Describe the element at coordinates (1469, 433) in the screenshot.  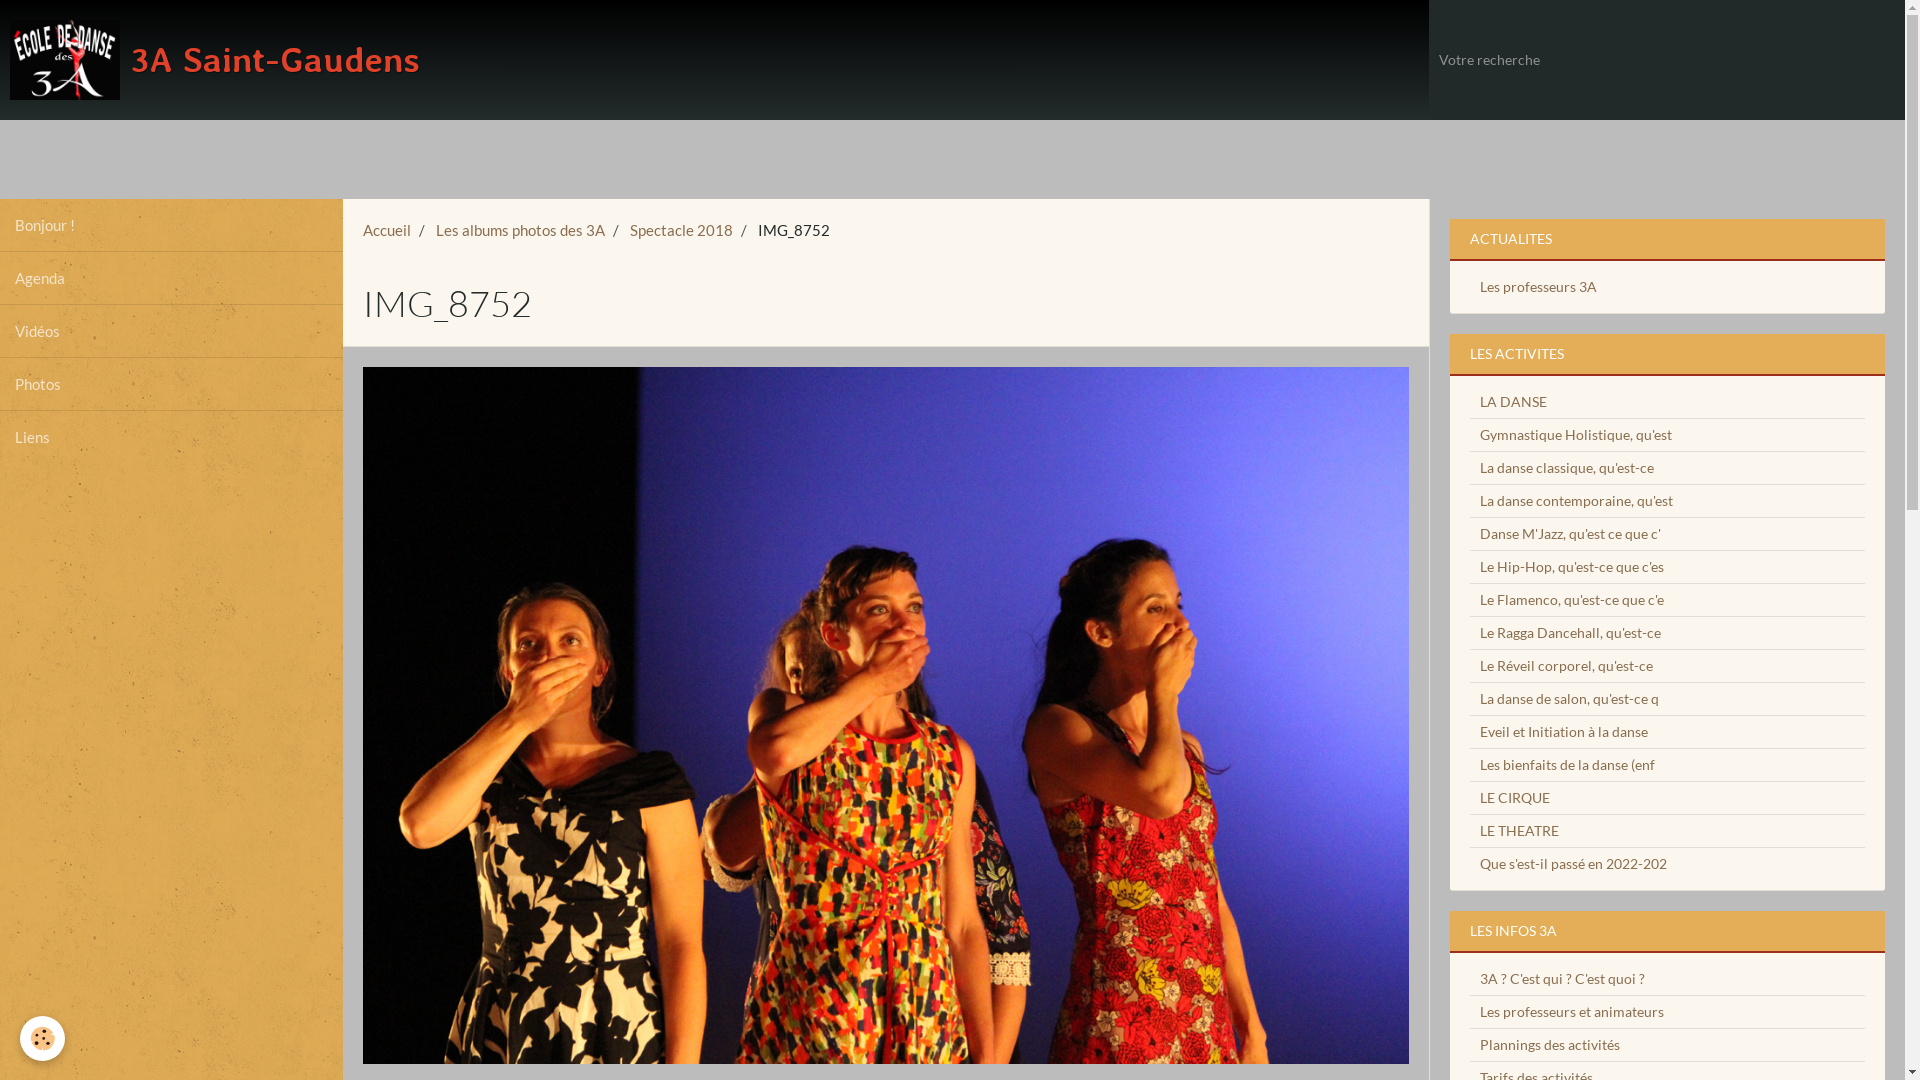
I see `'Gymnastique Holistique, qu'est'` at that location.